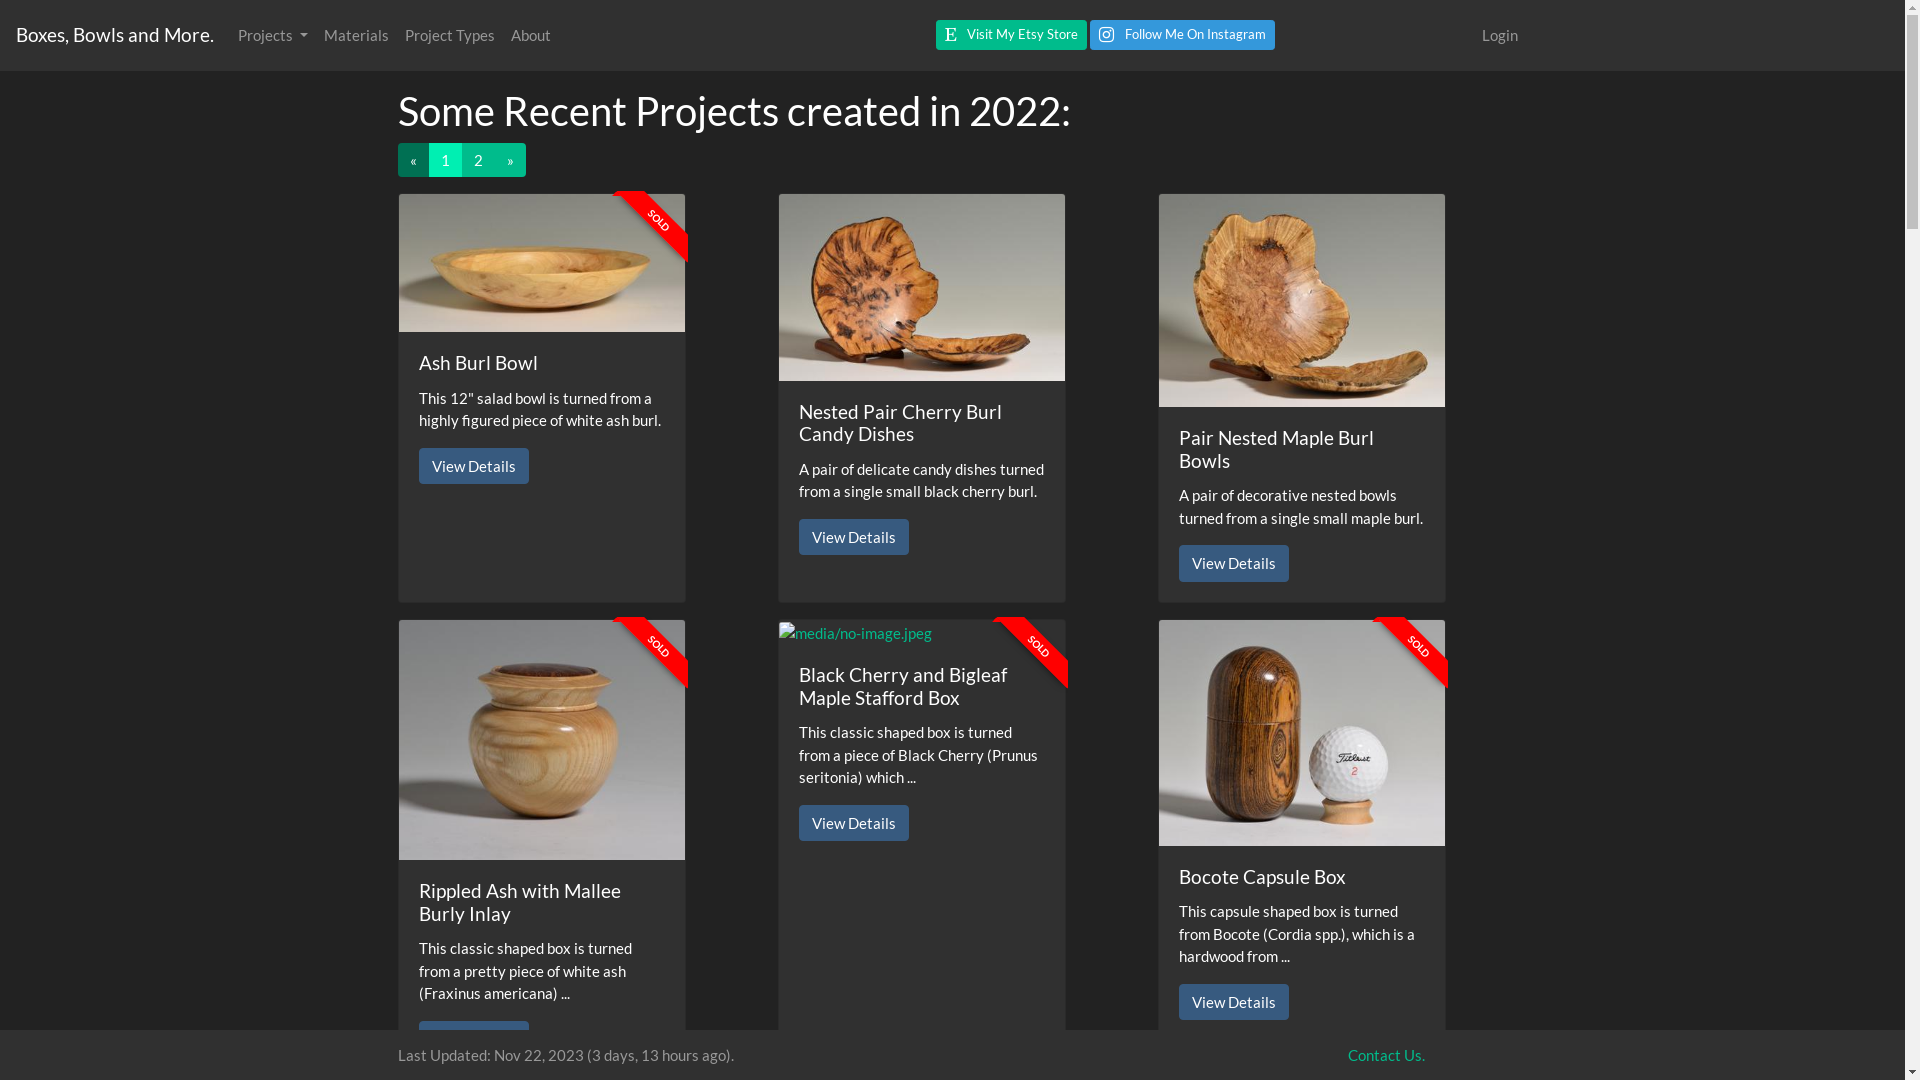 The width and height of the screenshot is (1920, 1080). Describe the element at coordinates (477, 158) in the screenshot. I see `'2'` at that location.